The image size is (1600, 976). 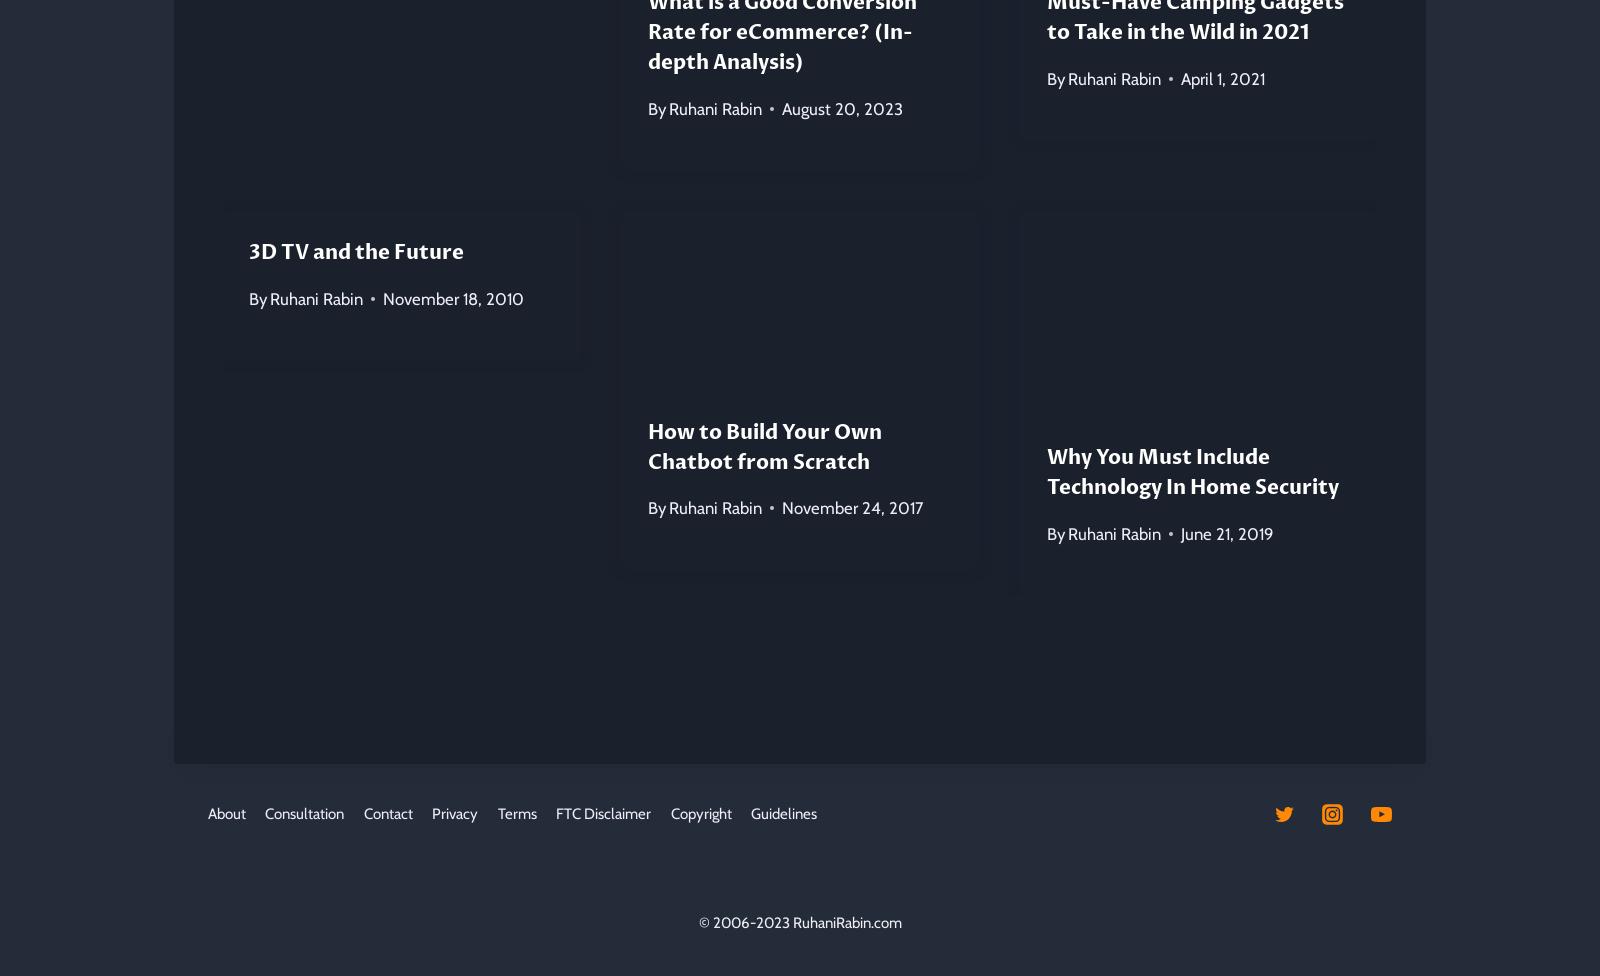 I want to click on '© 2006-2023 RuhaniRabin.com', so click(x=799, y=921).